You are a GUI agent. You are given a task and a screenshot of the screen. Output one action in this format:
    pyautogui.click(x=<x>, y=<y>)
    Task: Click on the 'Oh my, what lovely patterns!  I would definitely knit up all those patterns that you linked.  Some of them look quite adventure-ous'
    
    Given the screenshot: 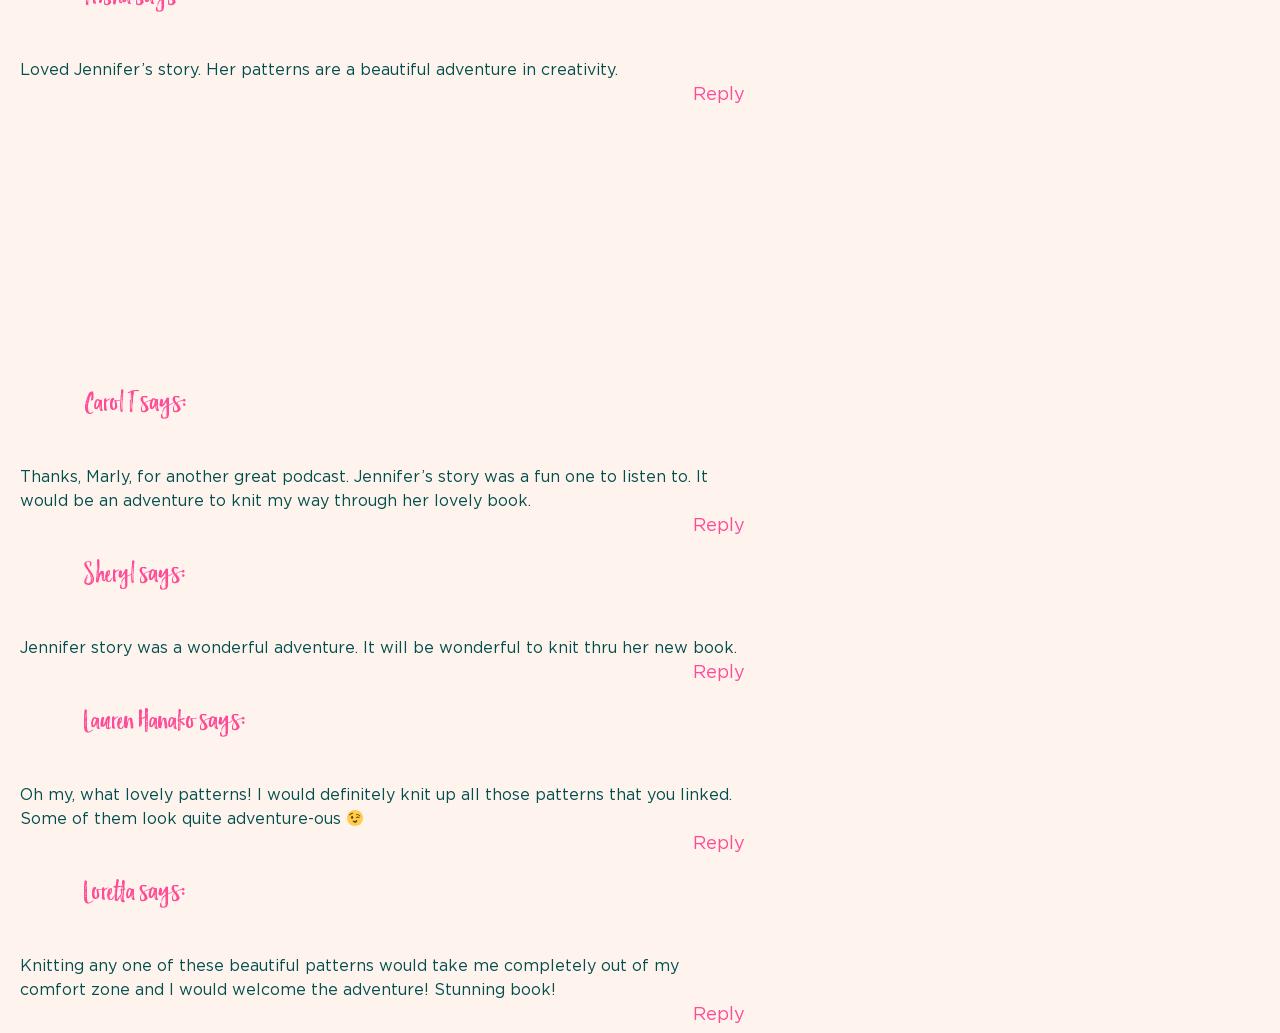 What is the action you would take?
    pyautogui.click(x=376, y=806)
    